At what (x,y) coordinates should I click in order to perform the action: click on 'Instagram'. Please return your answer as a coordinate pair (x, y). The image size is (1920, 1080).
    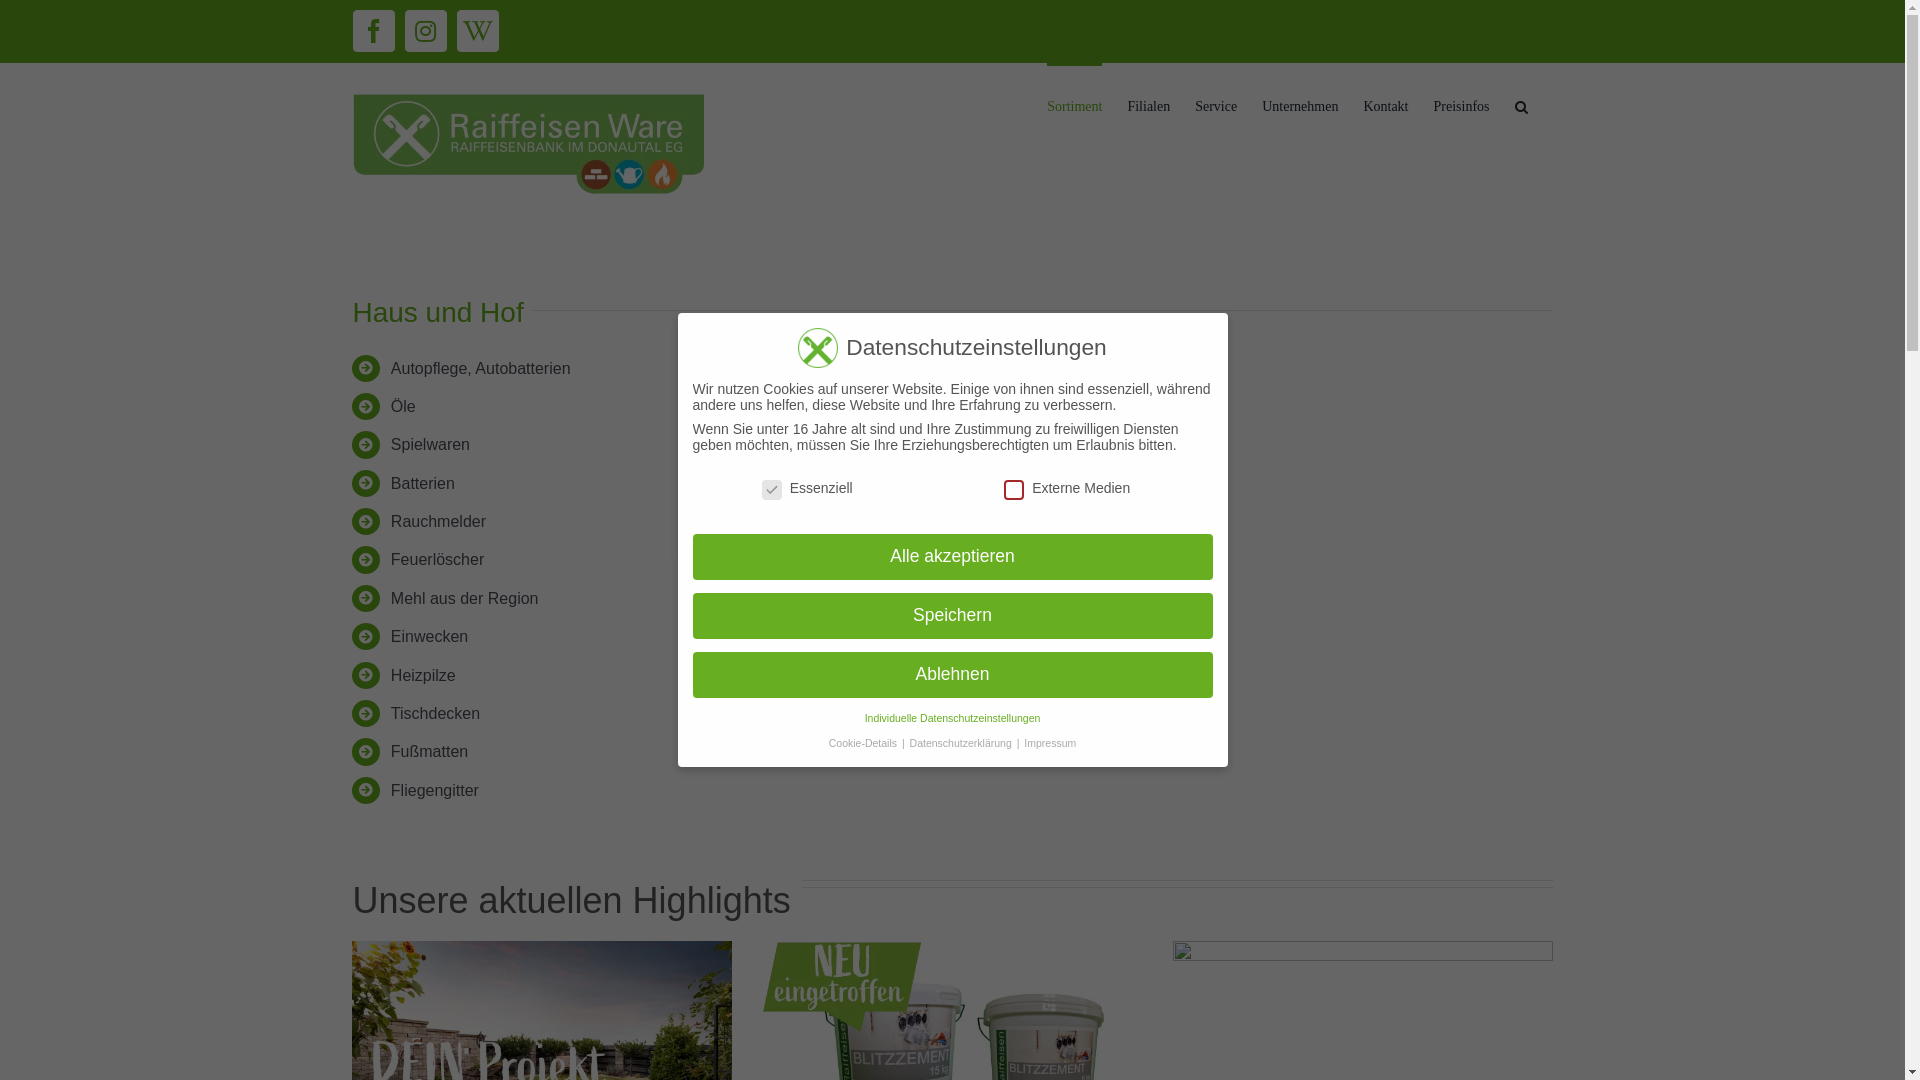
    Looking at the image, I should click on (402, 30).